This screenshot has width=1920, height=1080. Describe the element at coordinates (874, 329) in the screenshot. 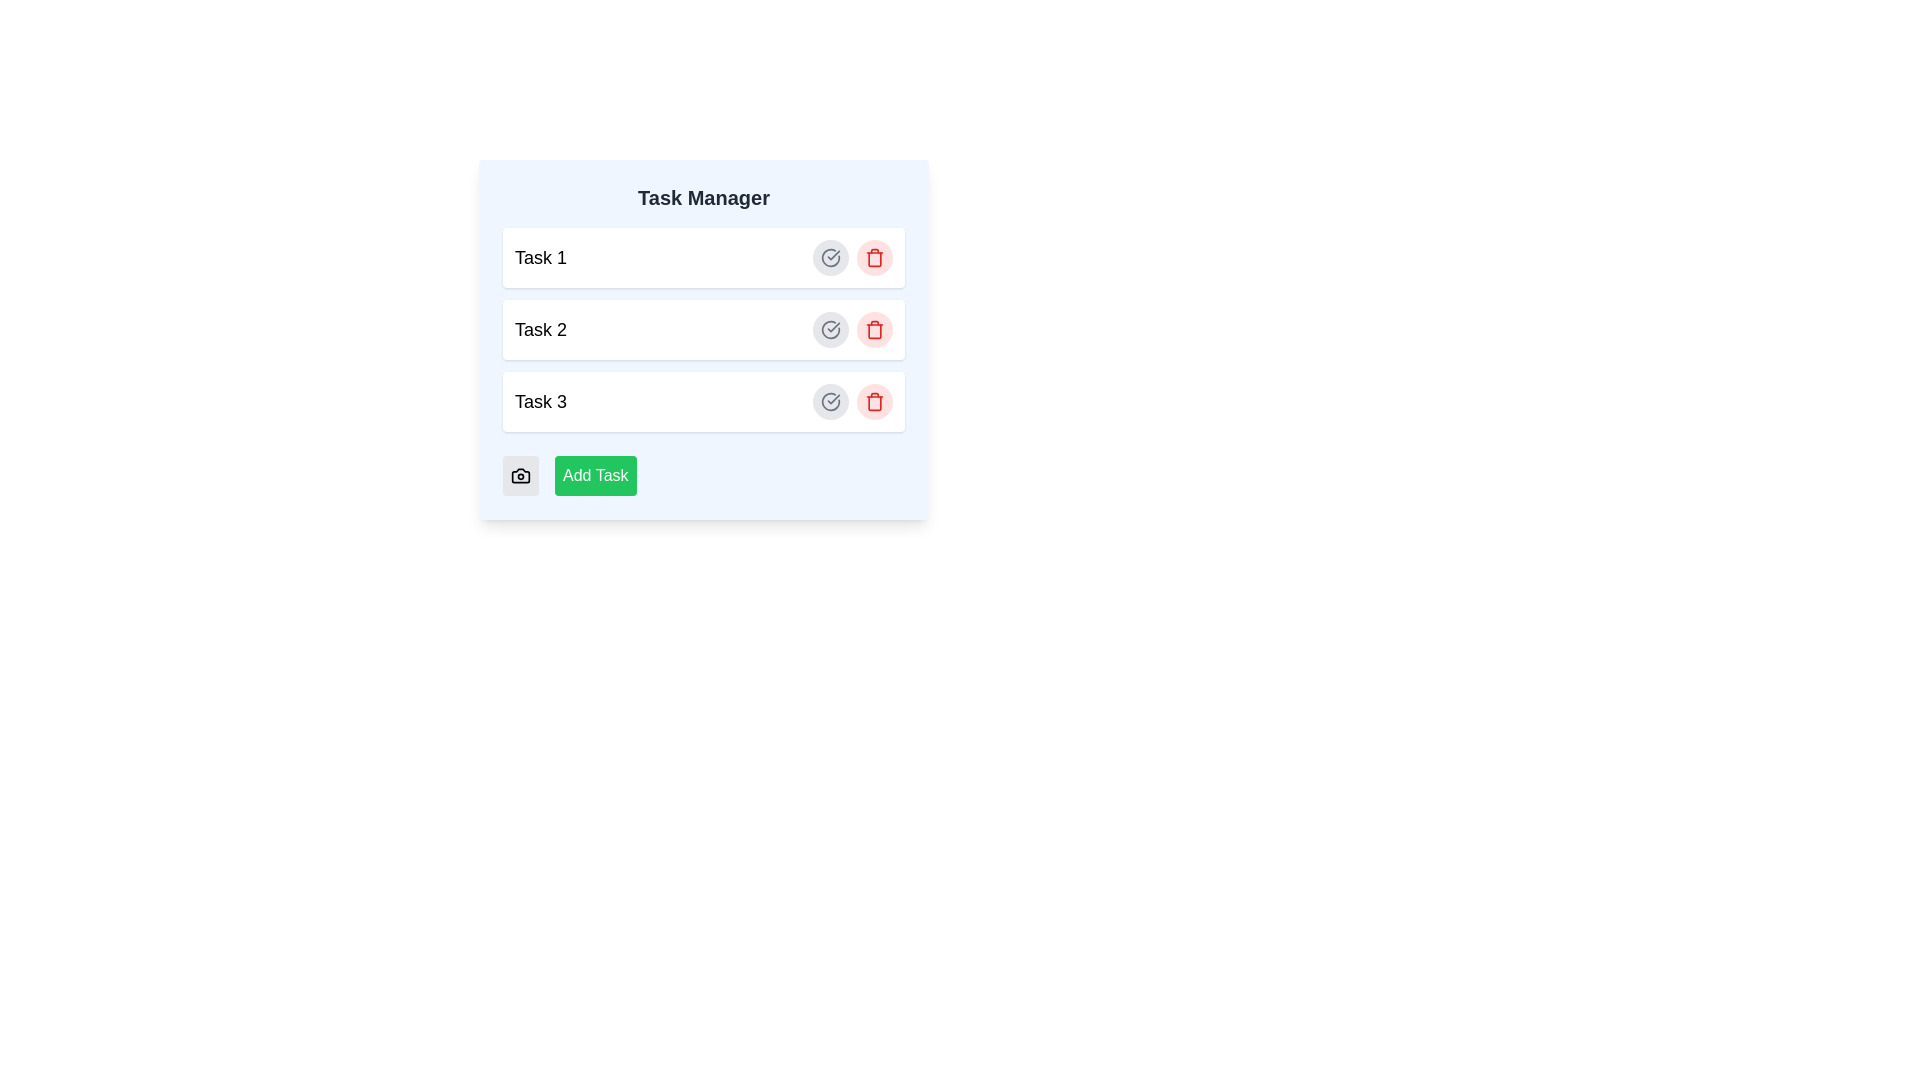

I see `the small red-colored trash icon button, which is the second in a vertical series of three trash icons aligned with the 'Task 2' row` at that location.